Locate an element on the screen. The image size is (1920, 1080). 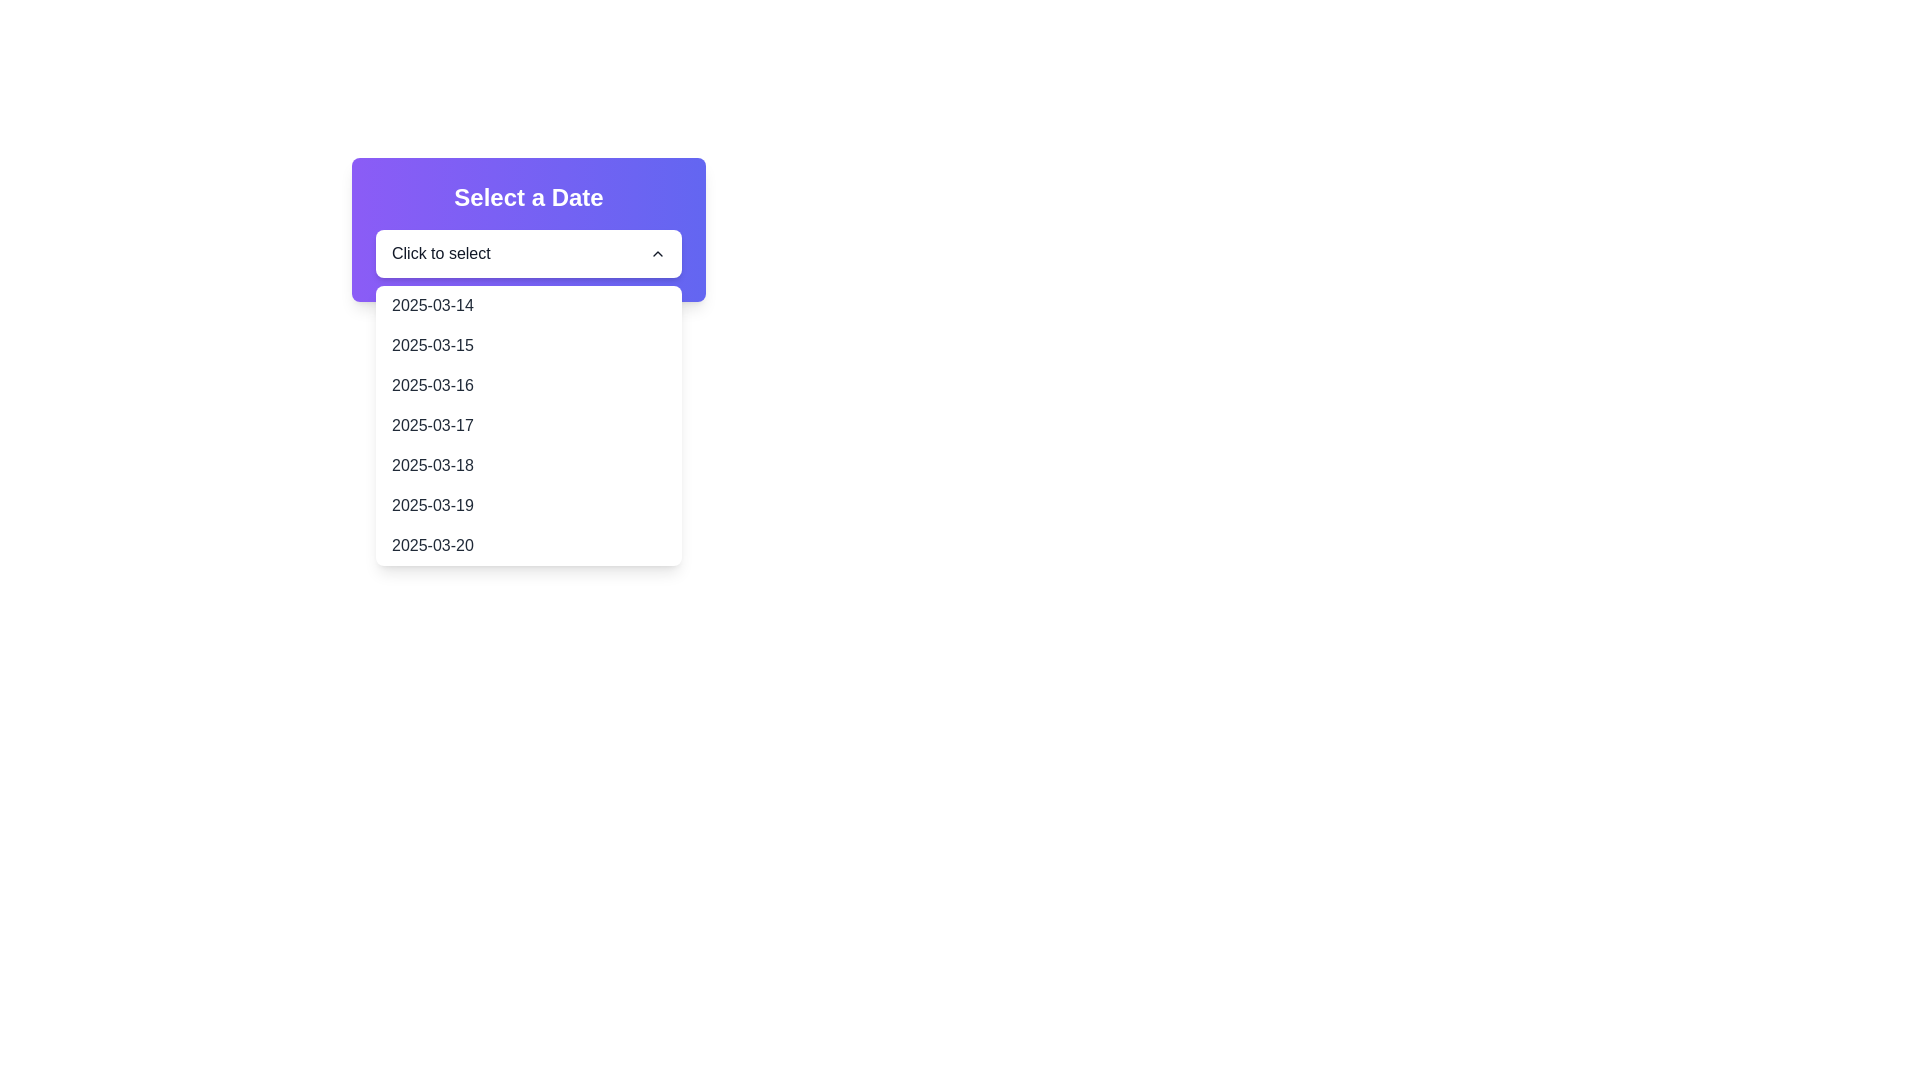
the first list item displaying the date '2025-03-14' in the dropdown menu is located at coordinates (528, 305).